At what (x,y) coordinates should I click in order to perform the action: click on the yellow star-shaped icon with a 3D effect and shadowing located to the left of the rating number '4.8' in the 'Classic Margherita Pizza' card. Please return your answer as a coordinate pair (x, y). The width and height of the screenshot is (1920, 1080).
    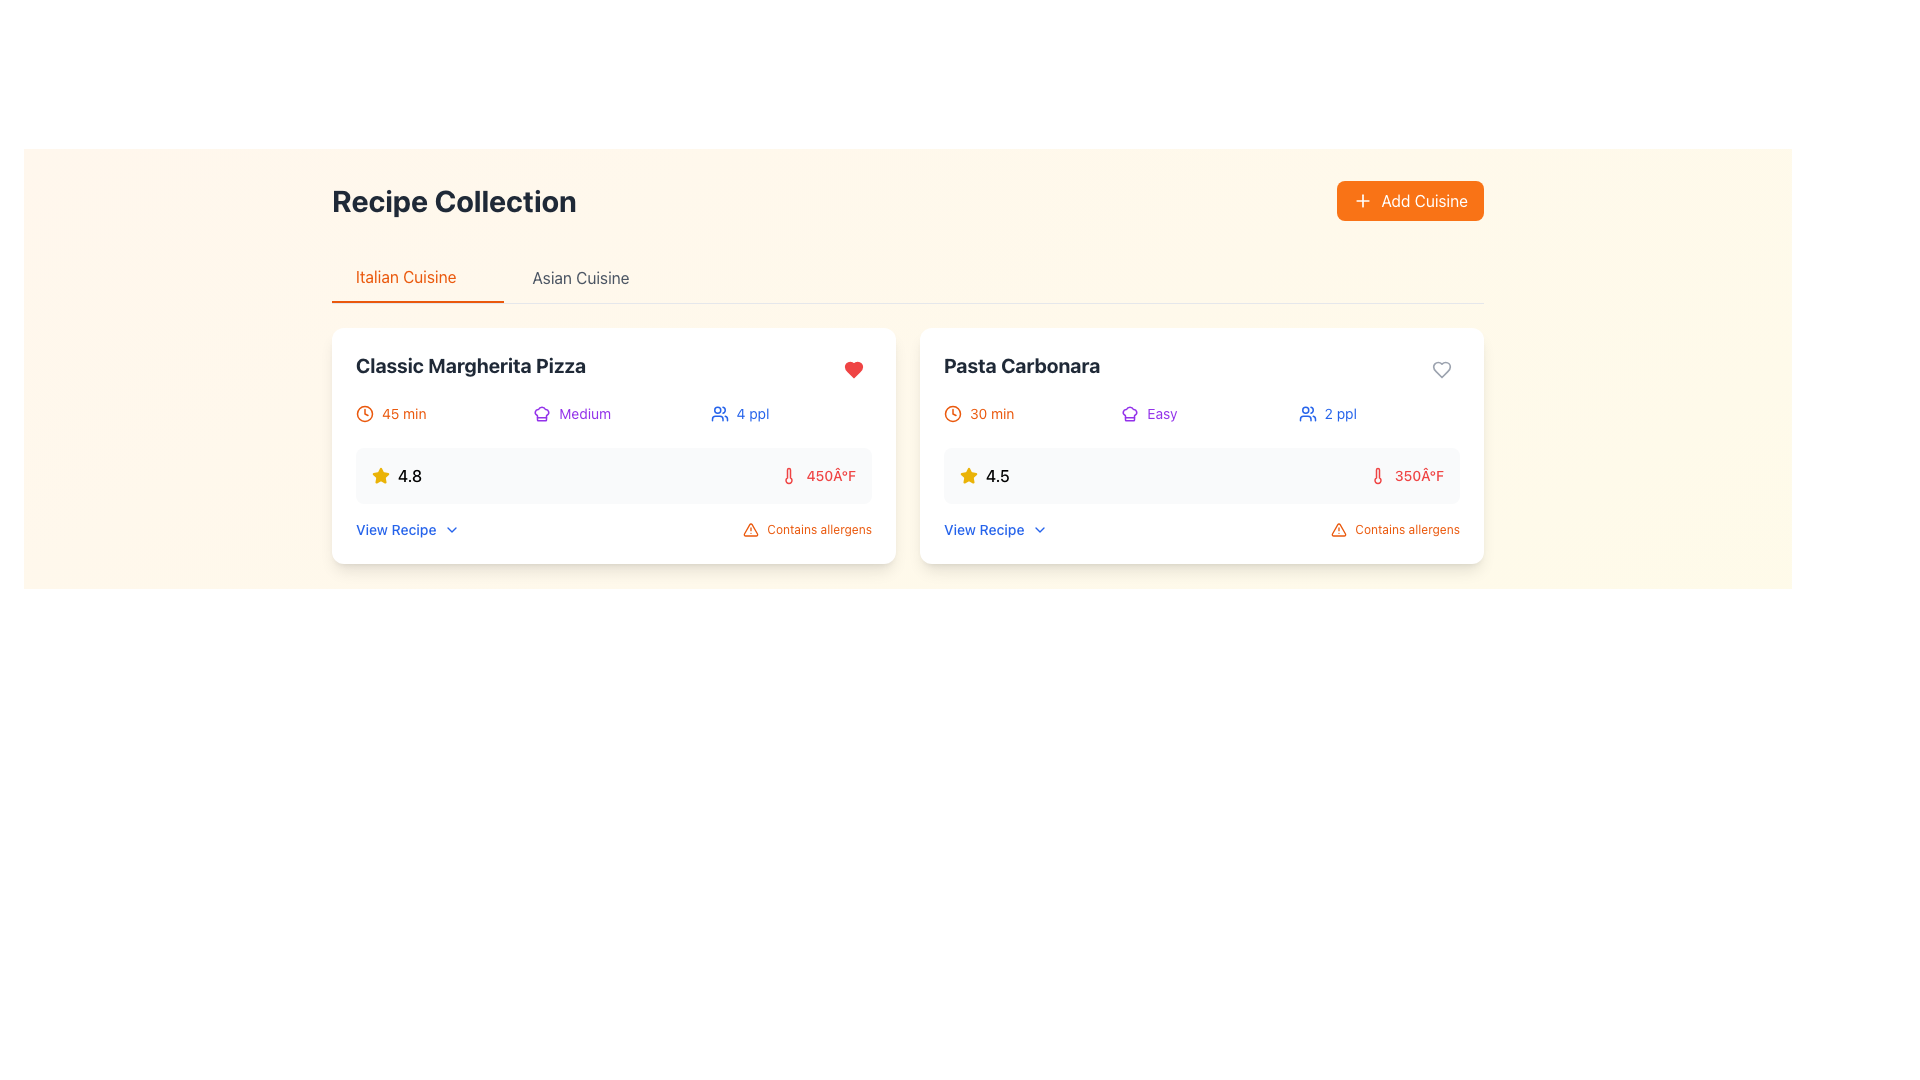
    Looking at the image, I should click on (380, 475).